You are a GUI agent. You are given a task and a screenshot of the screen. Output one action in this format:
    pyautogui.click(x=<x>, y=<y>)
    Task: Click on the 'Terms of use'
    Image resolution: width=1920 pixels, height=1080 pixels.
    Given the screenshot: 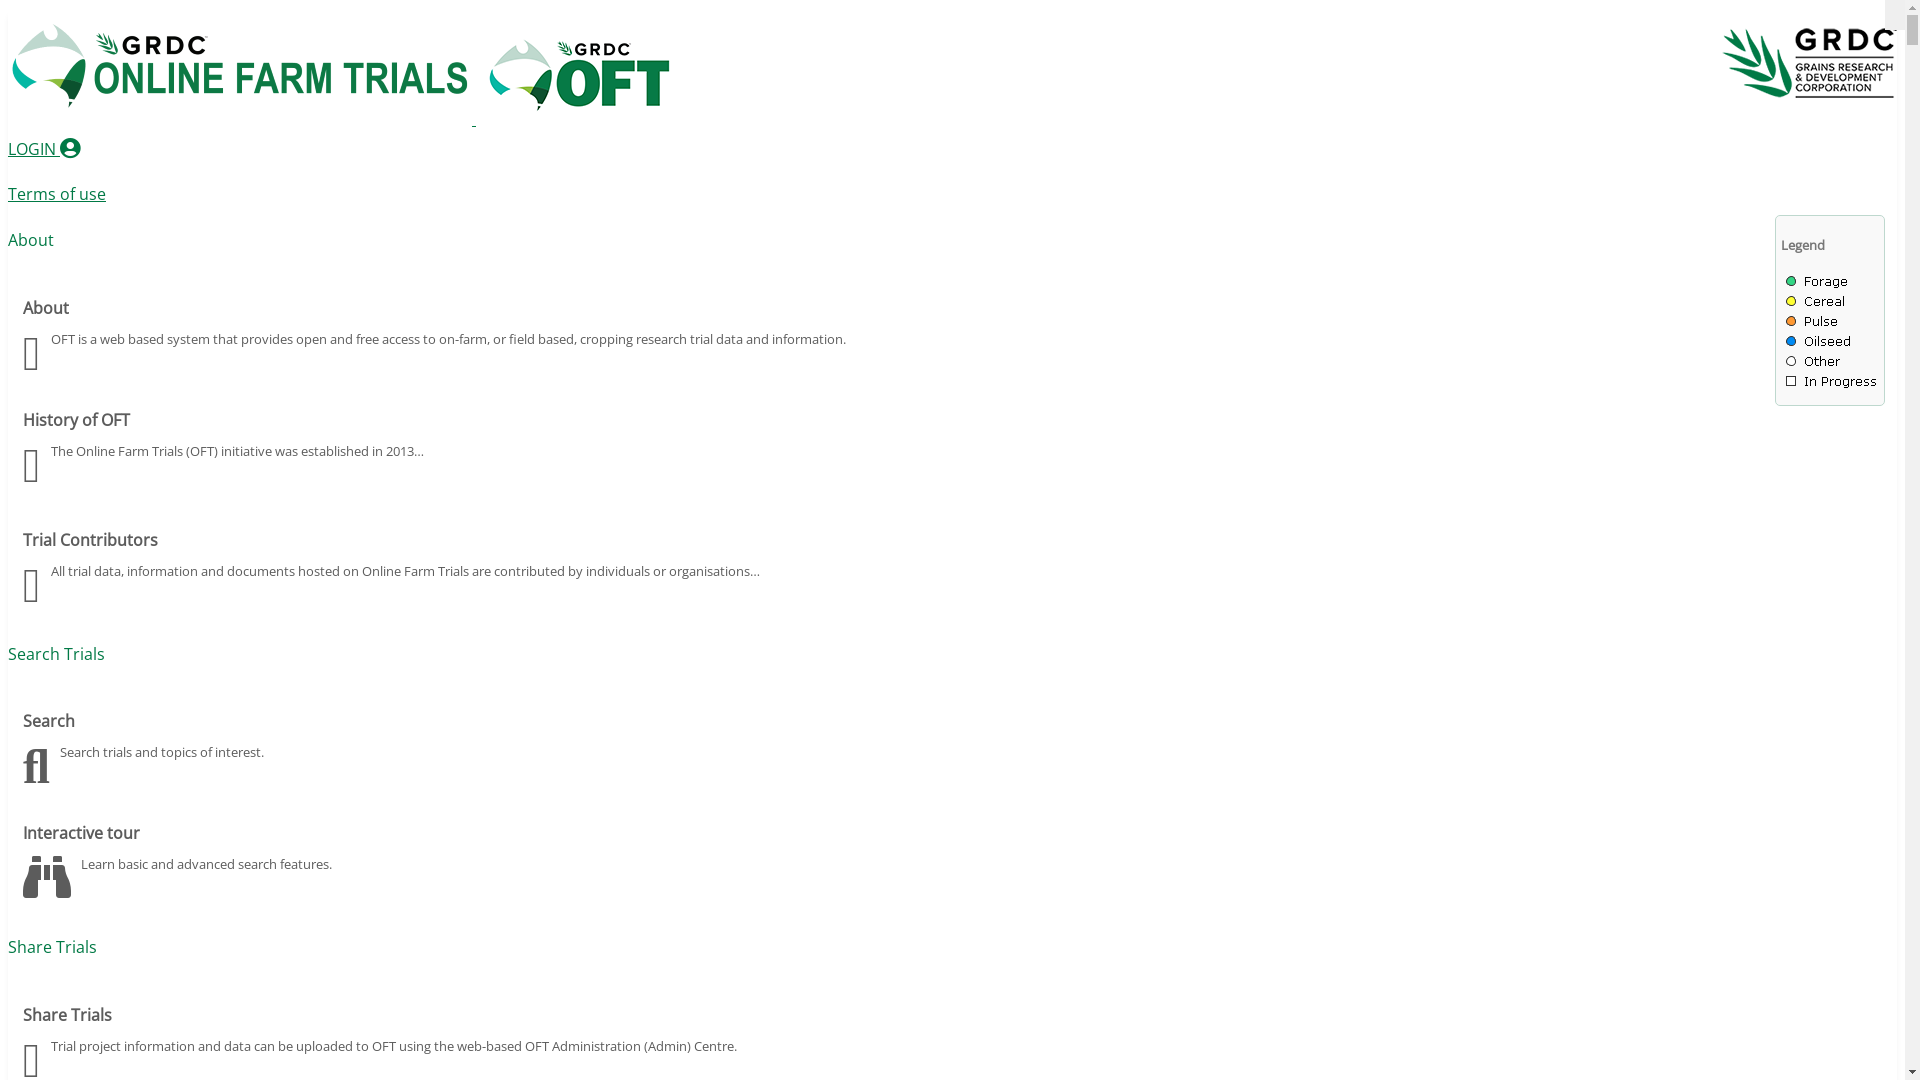 What is the action you would take?
    pyautogui.click(x=57, y=193)
    